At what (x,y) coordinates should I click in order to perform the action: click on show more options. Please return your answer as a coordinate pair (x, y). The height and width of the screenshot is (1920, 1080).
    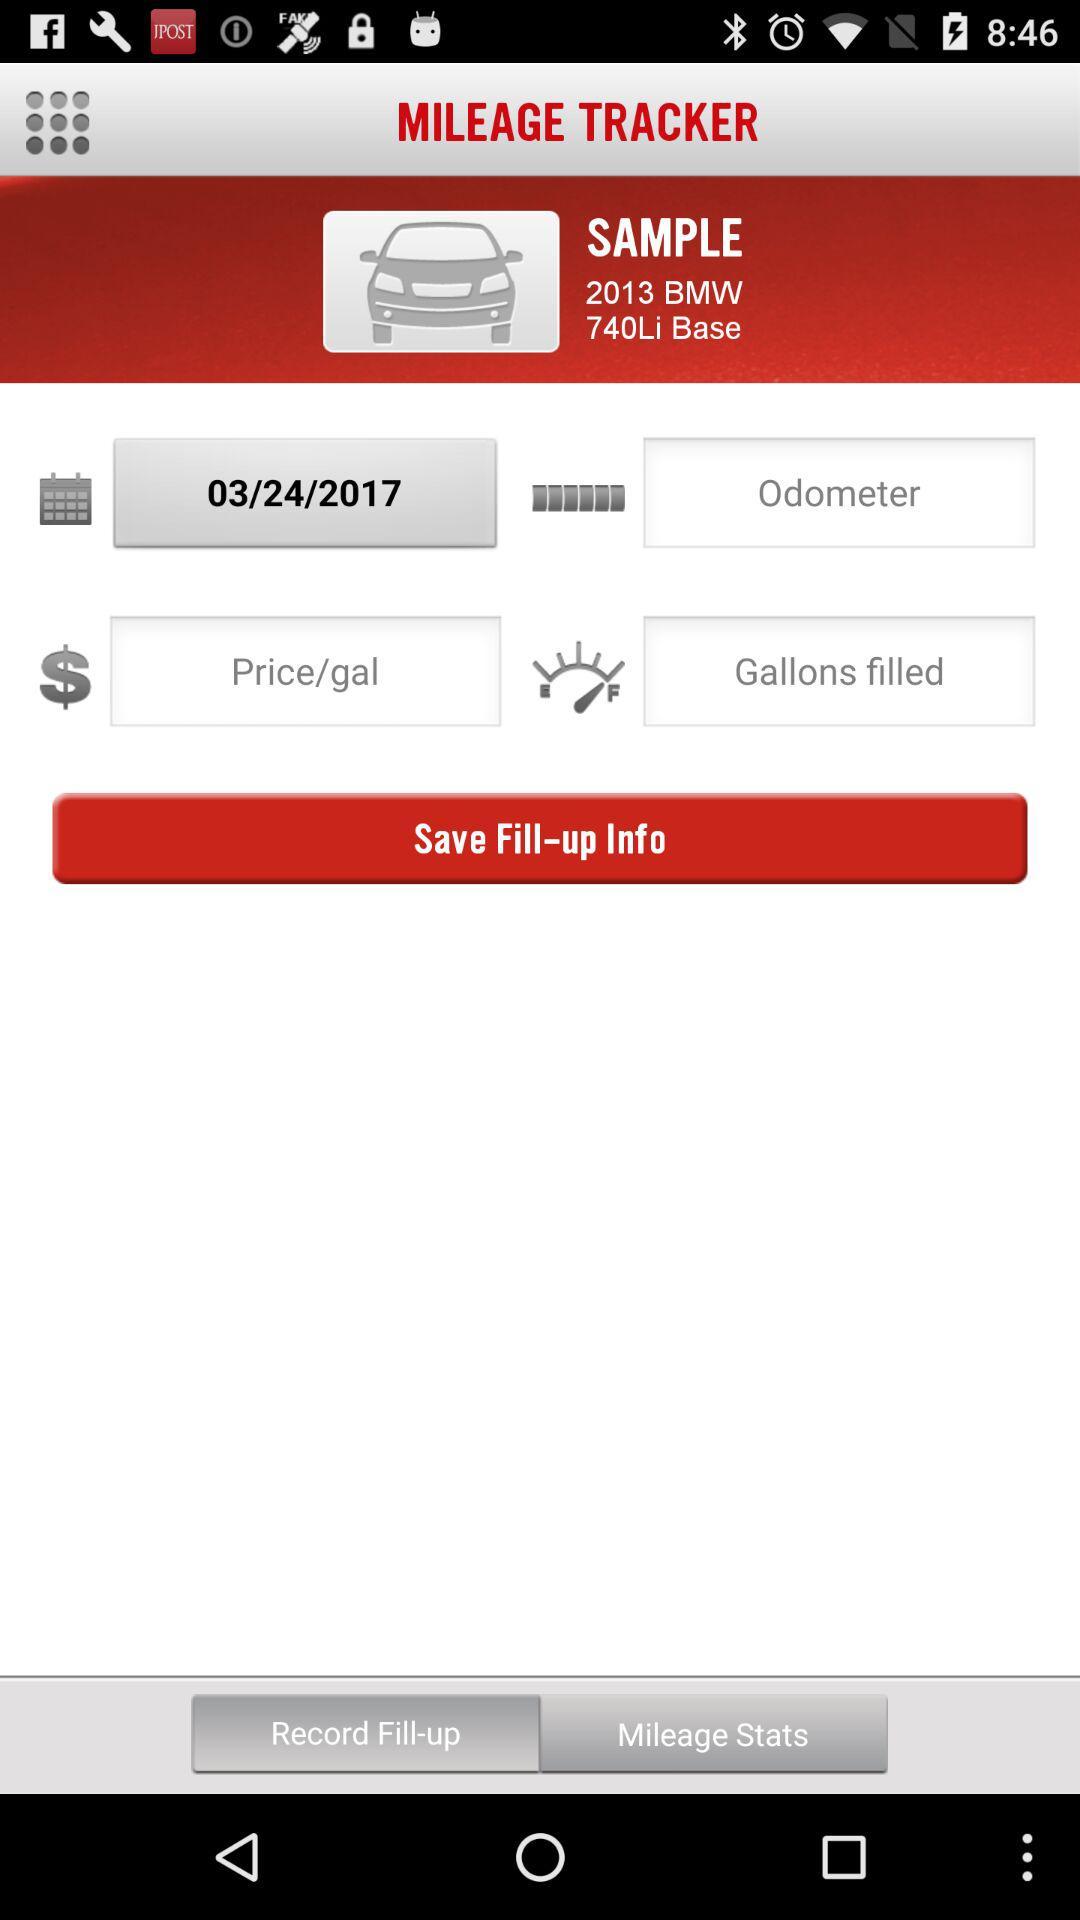
    Looking at the image, I should click on (56, 122).